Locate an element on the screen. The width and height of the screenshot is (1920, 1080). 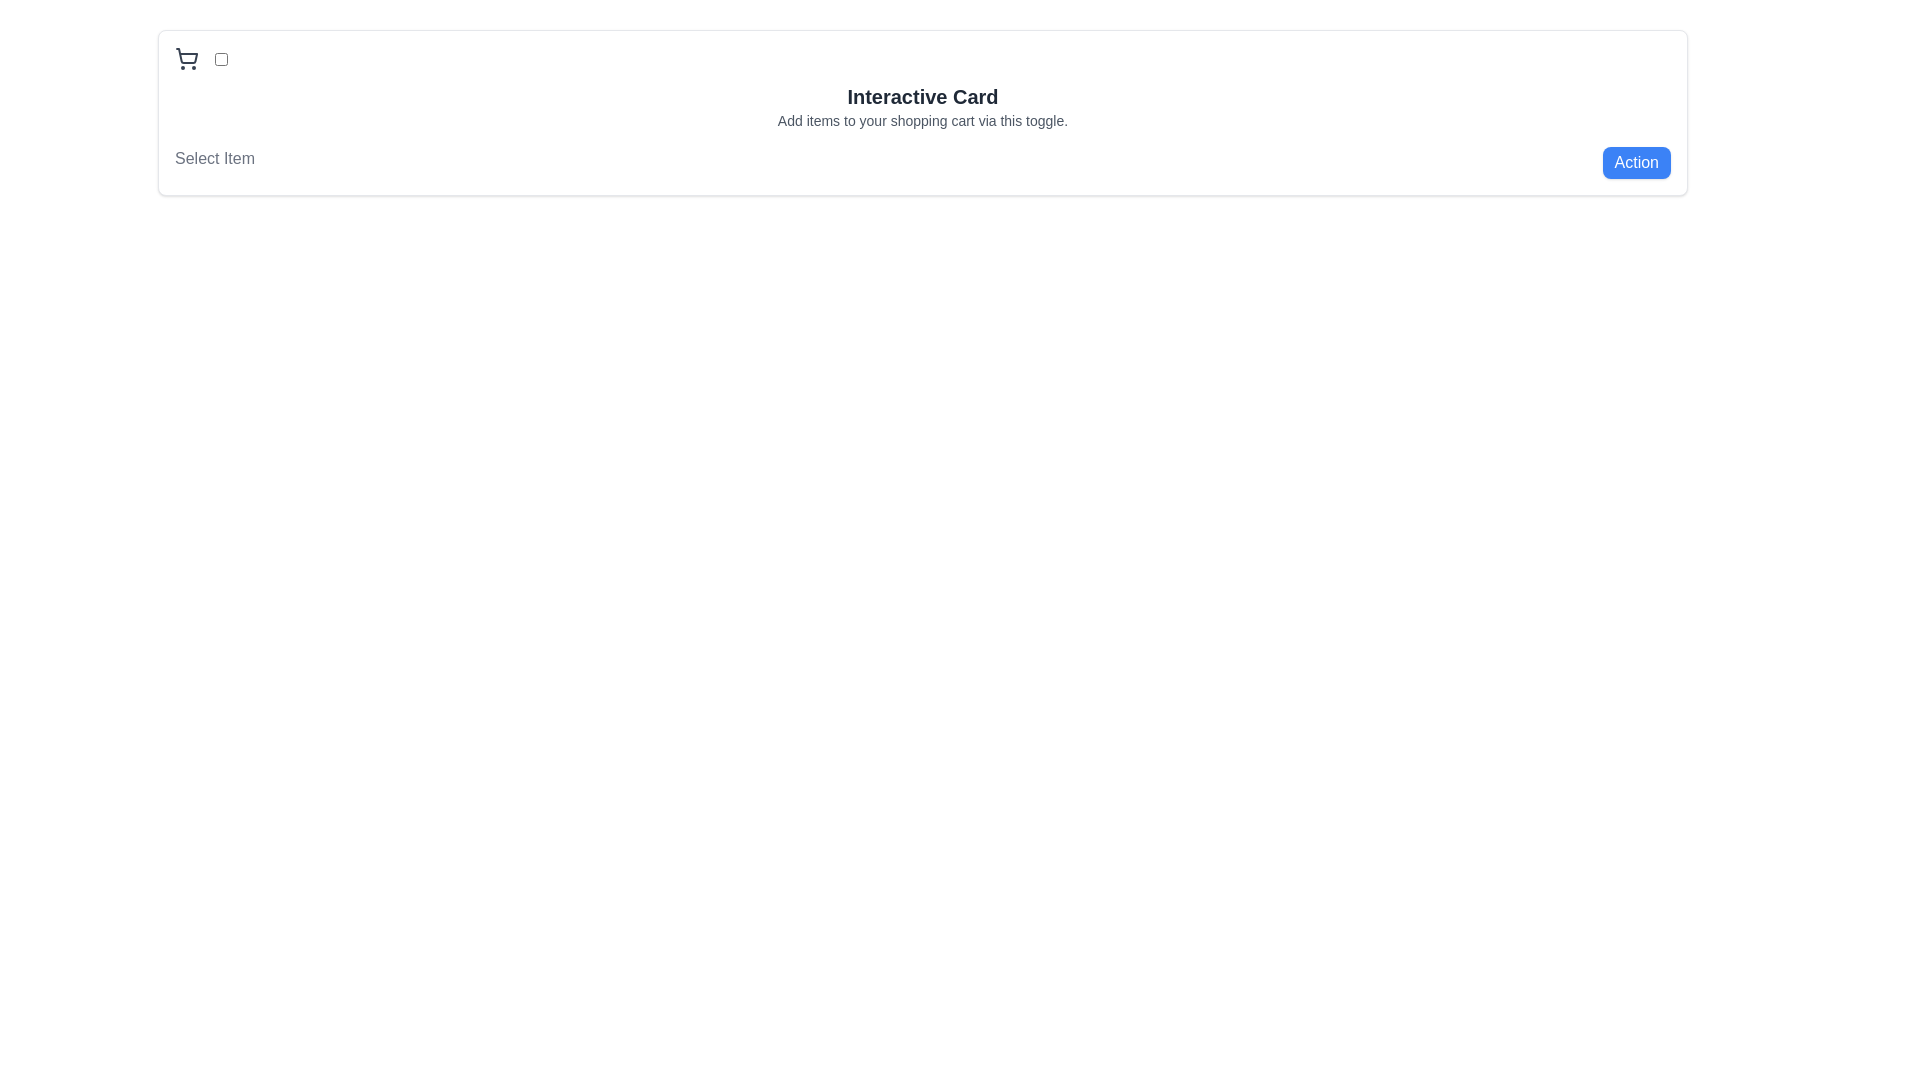
the interactive button labeled 'Action' is located at coordinates (1636, 161).